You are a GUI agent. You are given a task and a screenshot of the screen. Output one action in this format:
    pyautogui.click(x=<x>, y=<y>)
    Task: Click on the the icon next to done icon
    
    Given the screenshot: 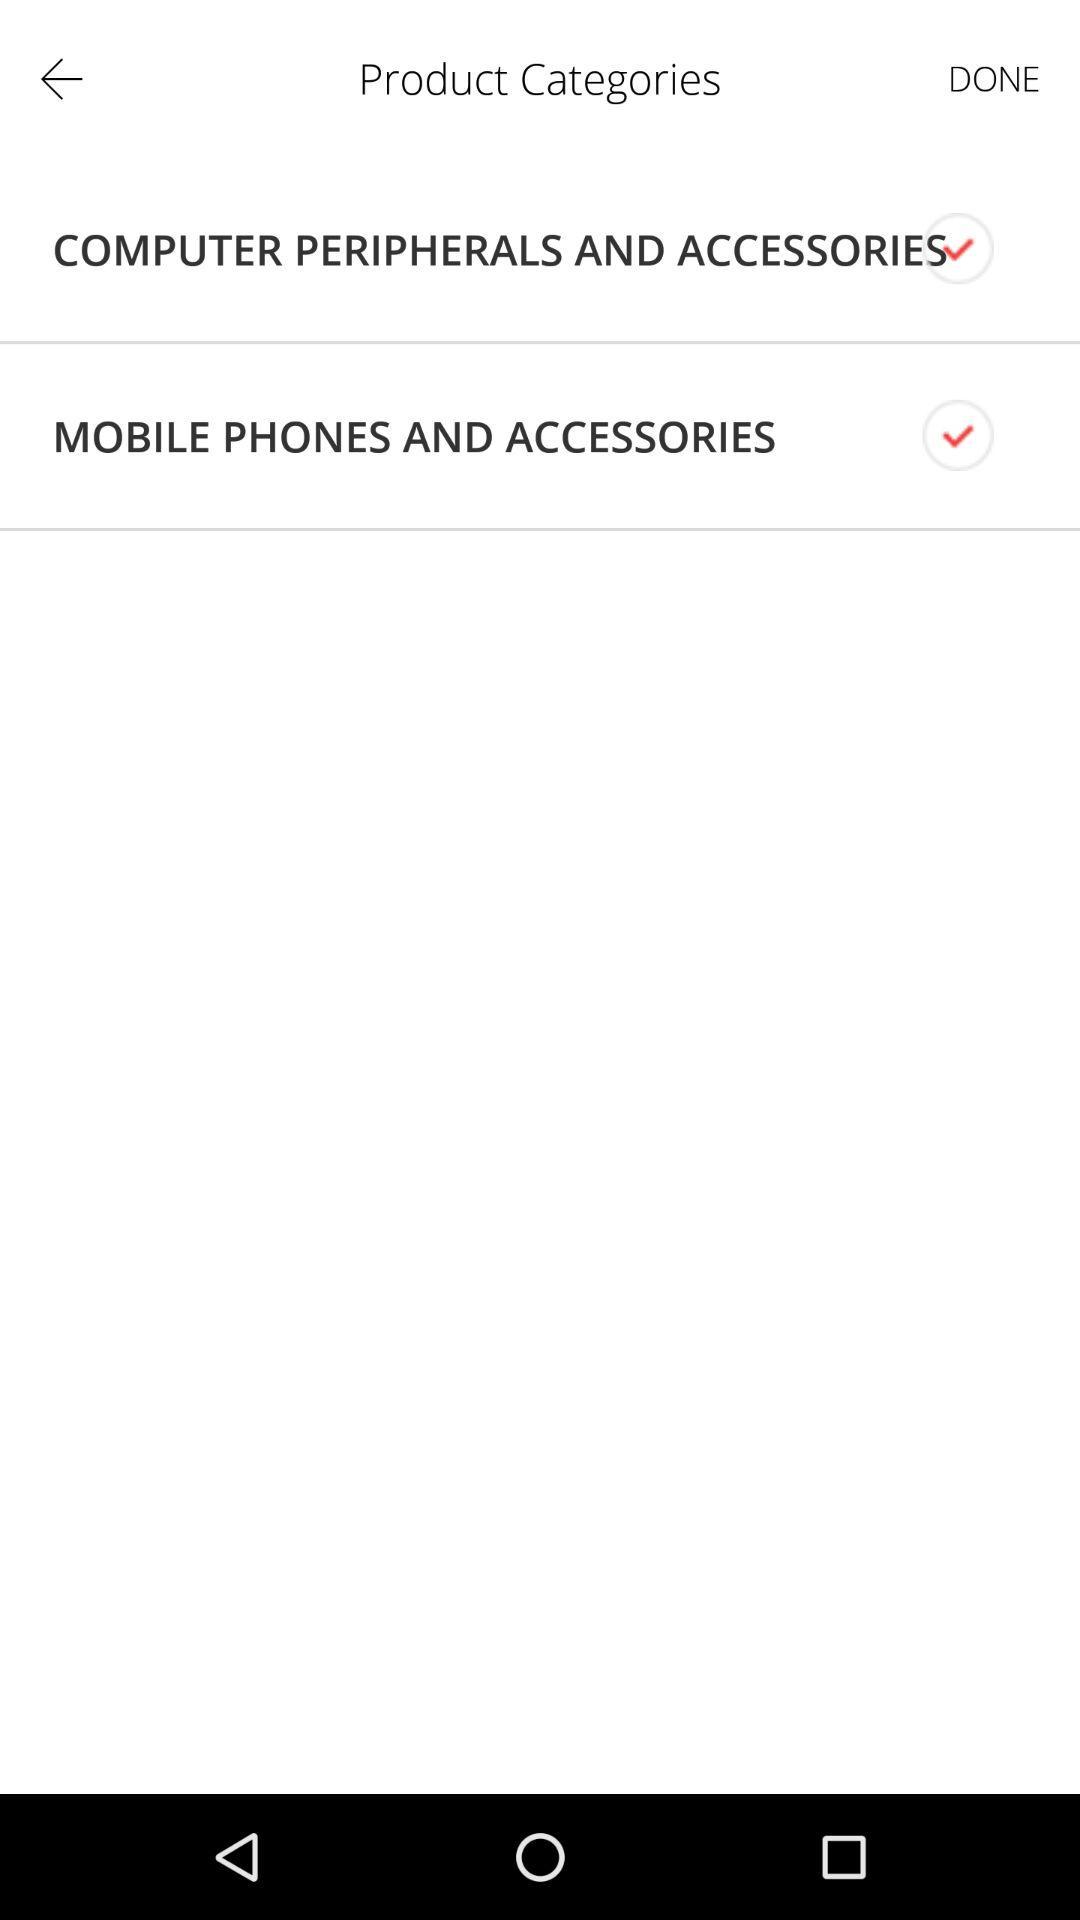 What is the action you would take?
    pyautogui.click(x=499, y=248)
    